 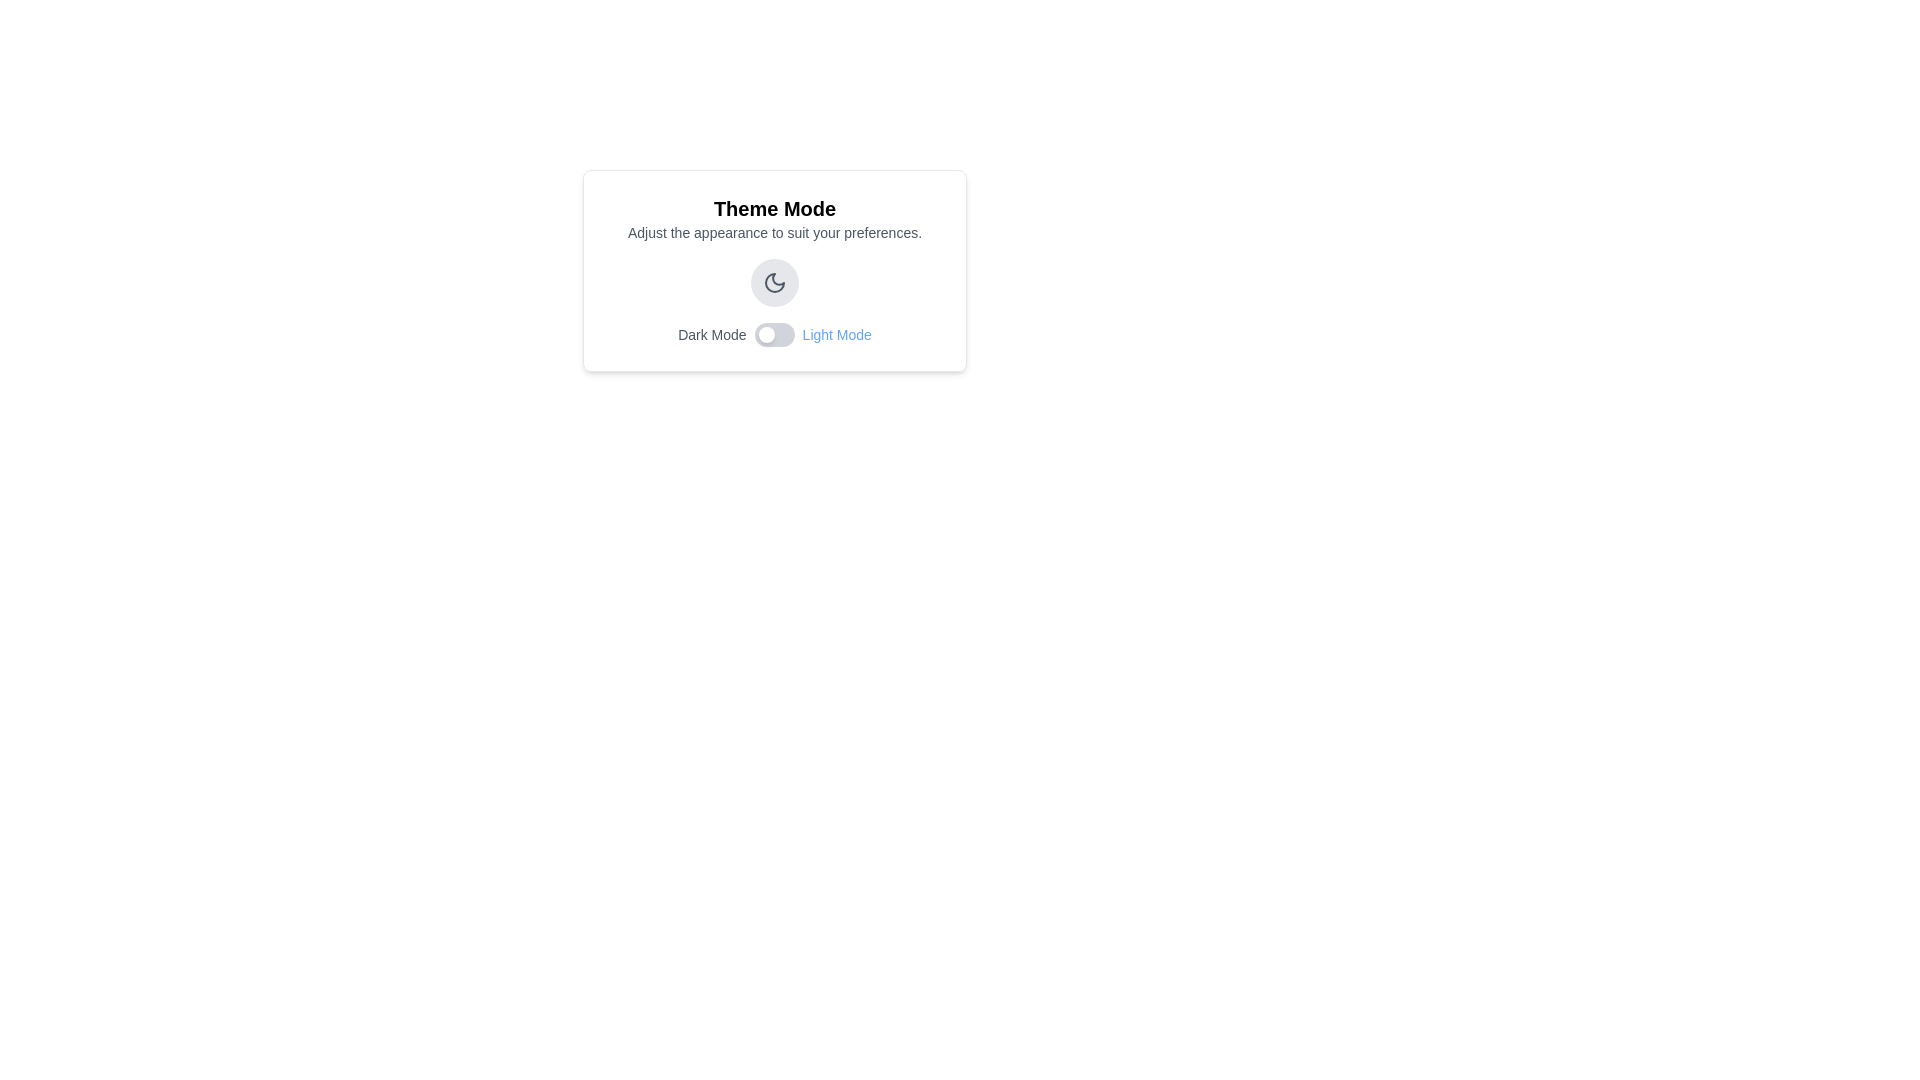 What do you see at coordinates (773, 334) in the screenshot?
I see `the toggle switch for 'Dark Mode' and 'Light Mode' located below the title 'Theme Mode'` at bounding box center [773, 334].